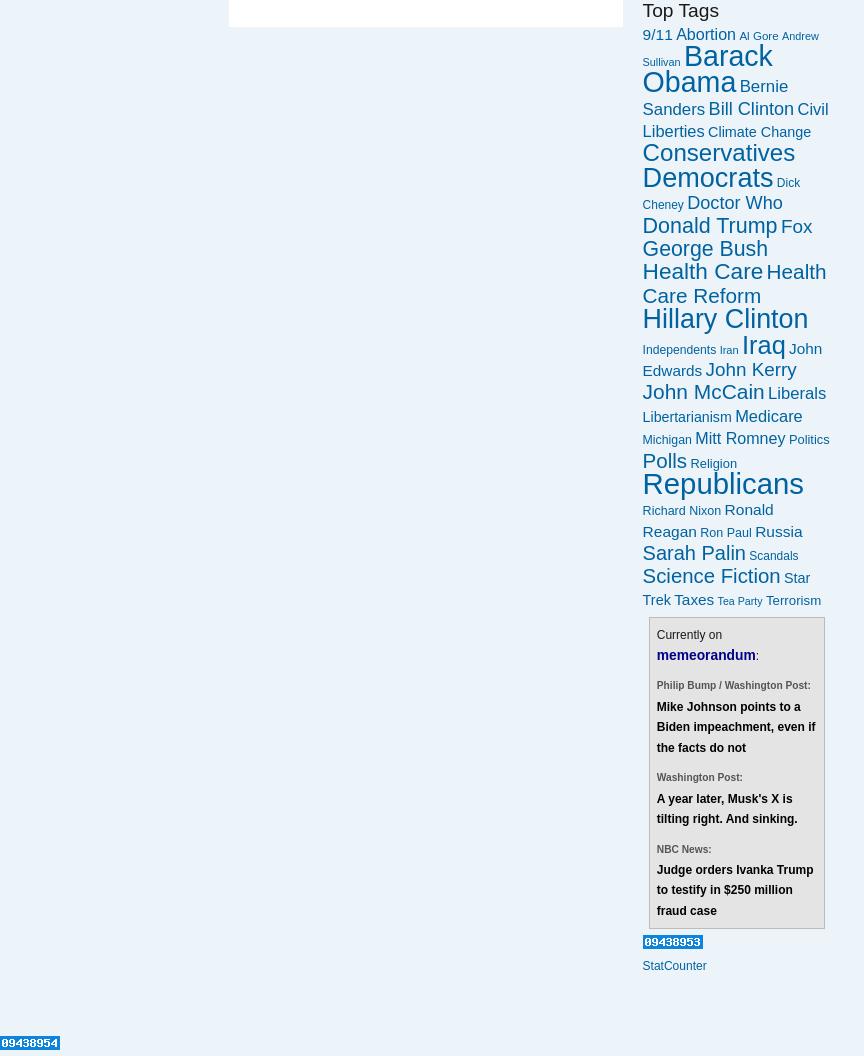 The width and height of the screenshot is (864, 1056). What do you see at coordinates (713, 462) in the screenshot?
I see `'Religion'` at bounding box center [713, 462].